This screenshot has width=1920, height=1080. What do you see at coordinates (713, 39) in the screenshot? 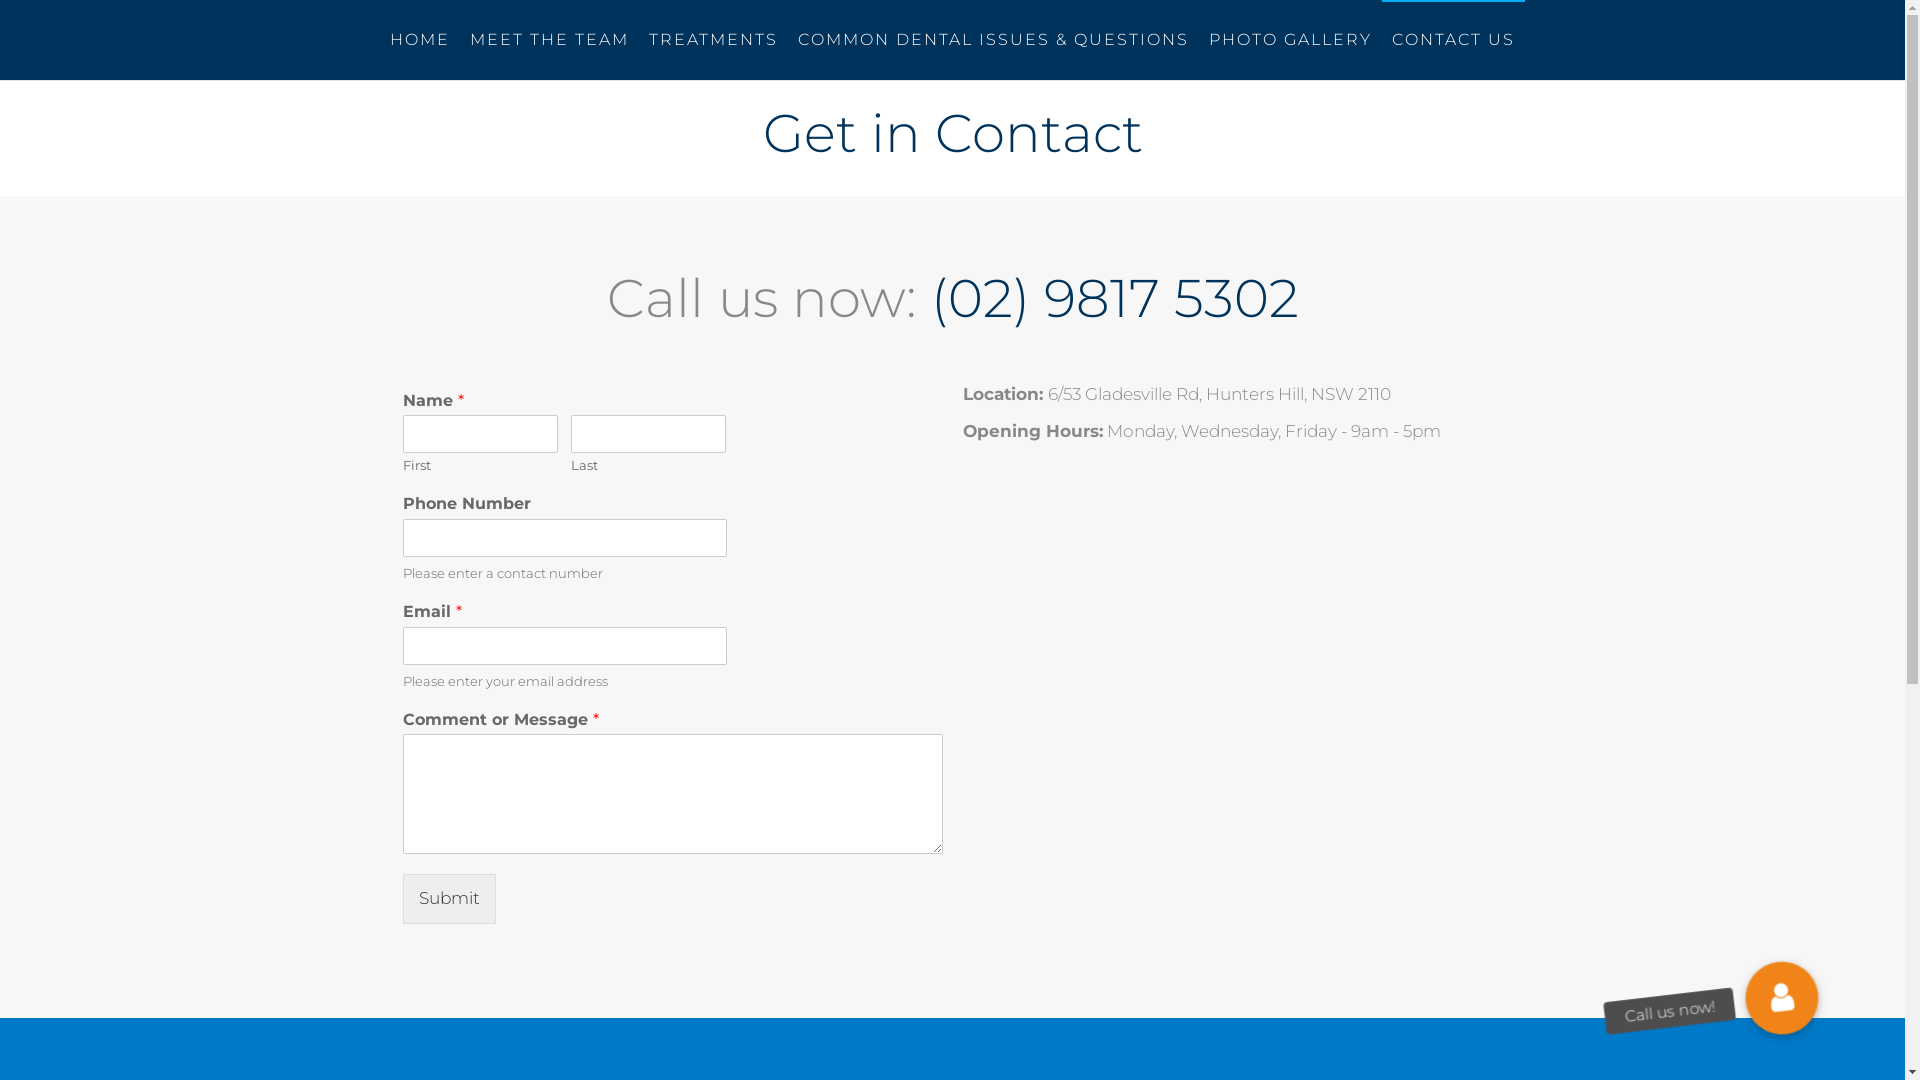
I see `'TREATMENTS'` at bounding box center [713, 39].